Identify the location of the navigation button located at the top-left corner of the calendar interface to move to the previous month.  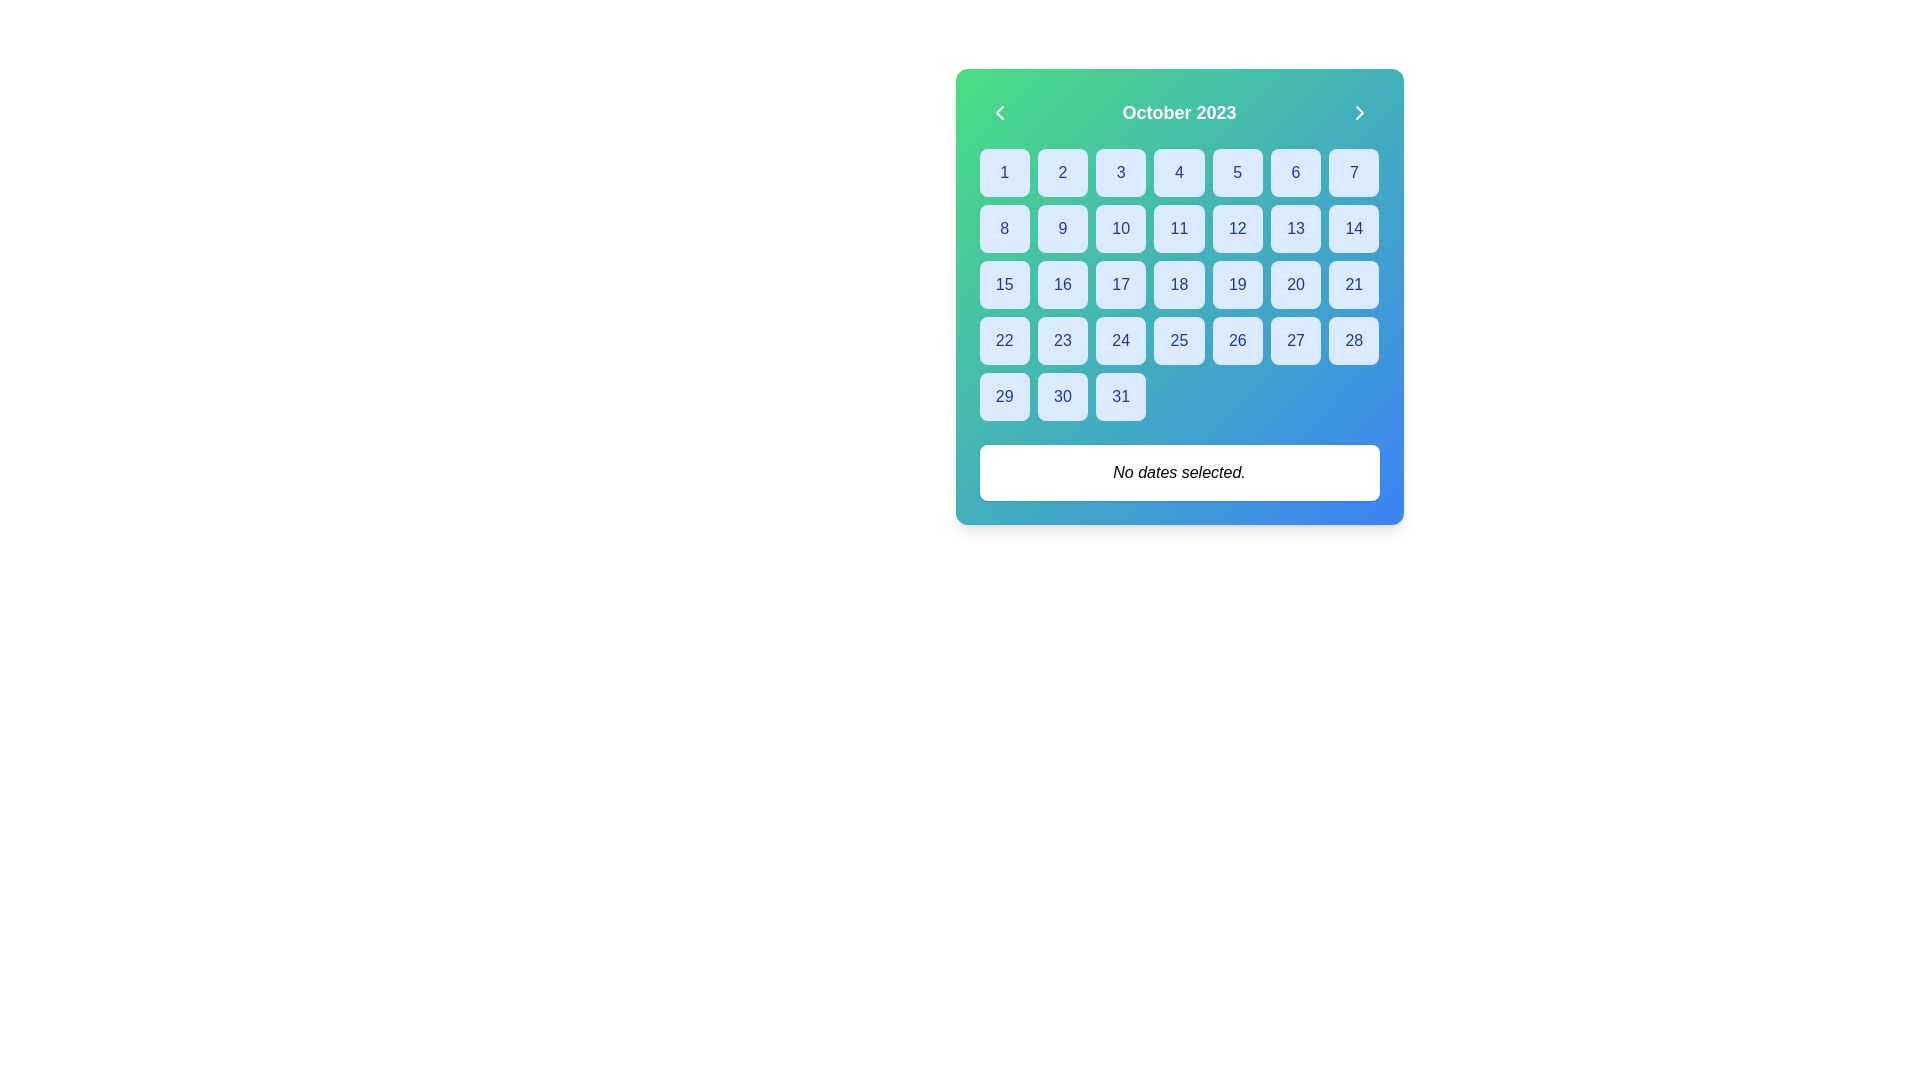
(999, 112).